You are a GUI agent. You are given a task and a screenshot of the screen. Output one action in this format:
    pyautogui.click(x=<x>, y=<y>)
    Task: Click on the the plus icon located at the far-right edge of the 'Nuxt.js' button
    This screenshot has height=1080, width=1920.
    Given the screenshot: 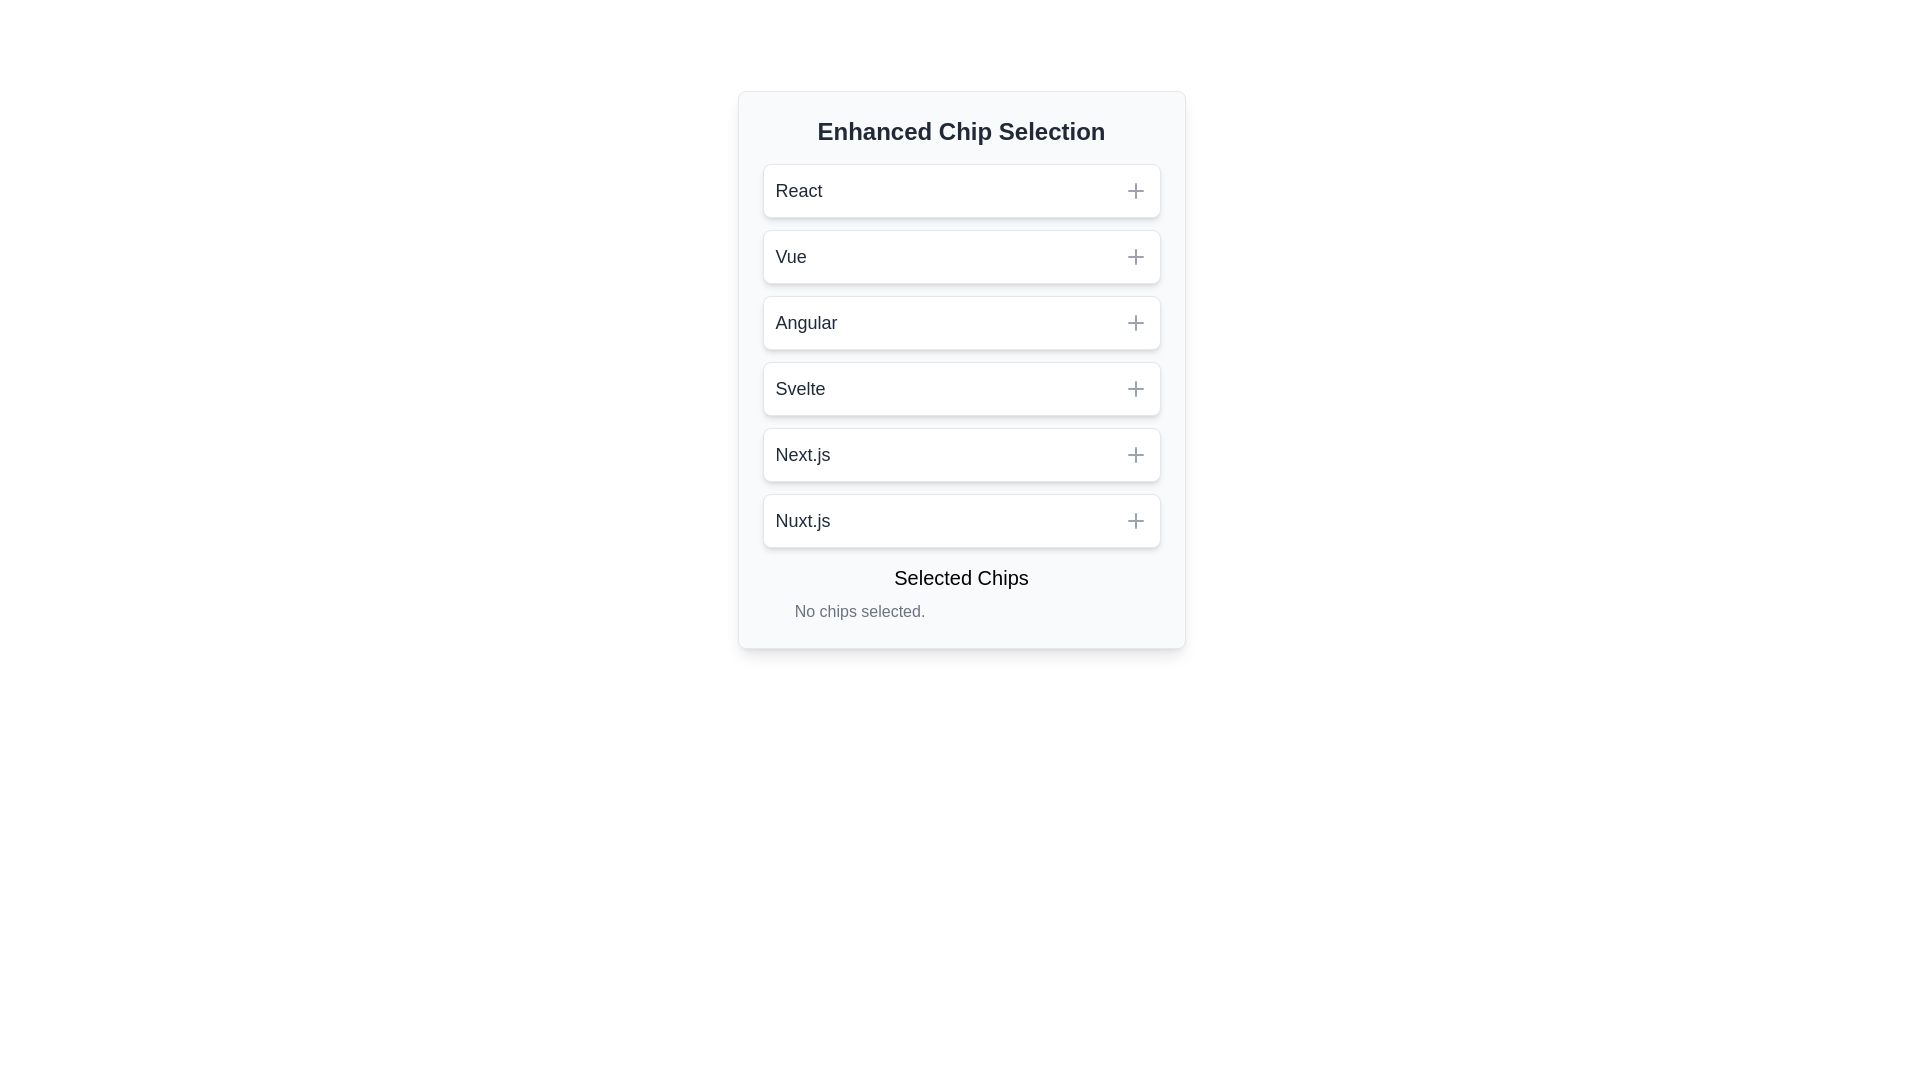 What is the action you would take?
    pyautogui.click(x=1135, y=519)
    